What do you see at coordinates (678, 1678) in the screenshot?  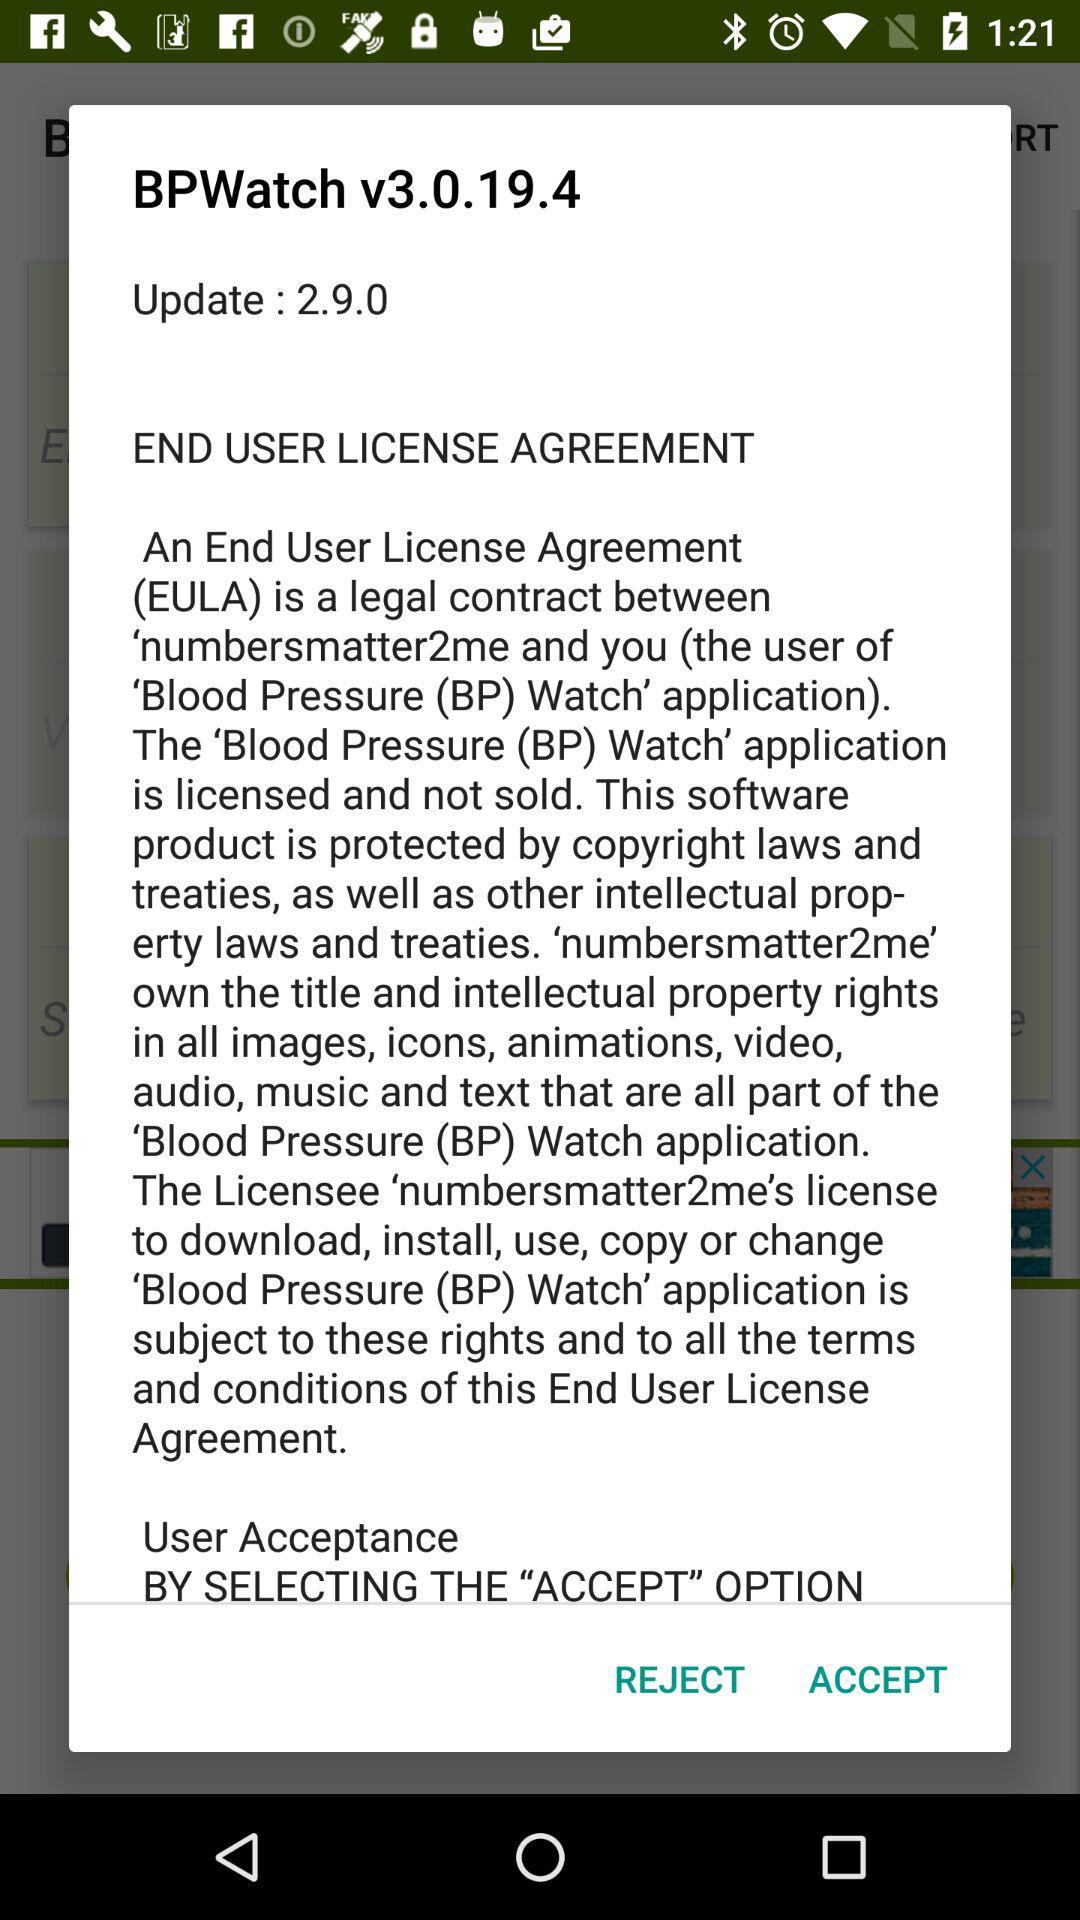 I see `the item below the update 2 9 icon` at bounding box center [678, 1678].